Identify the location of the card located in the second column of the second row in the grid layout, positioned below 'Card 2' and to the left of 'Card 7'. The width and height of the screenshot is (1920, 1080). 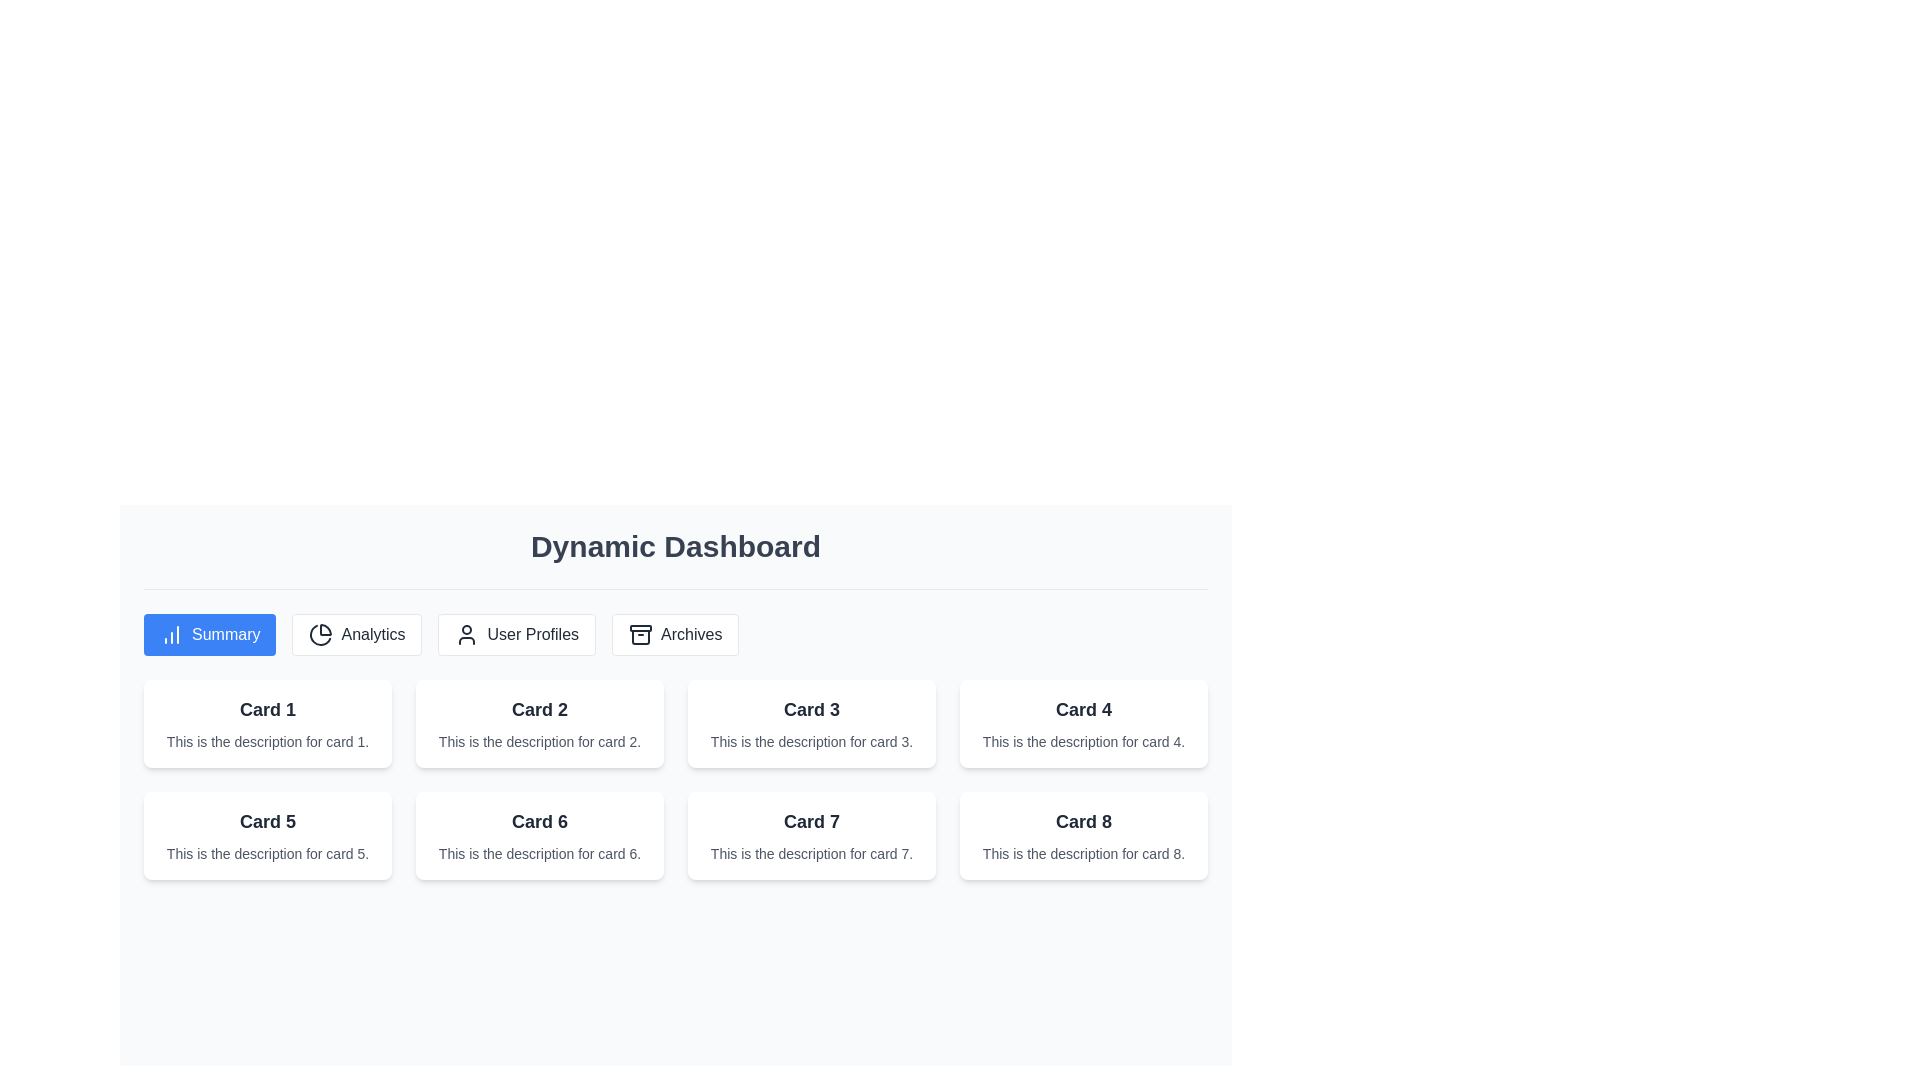
(539, 836).